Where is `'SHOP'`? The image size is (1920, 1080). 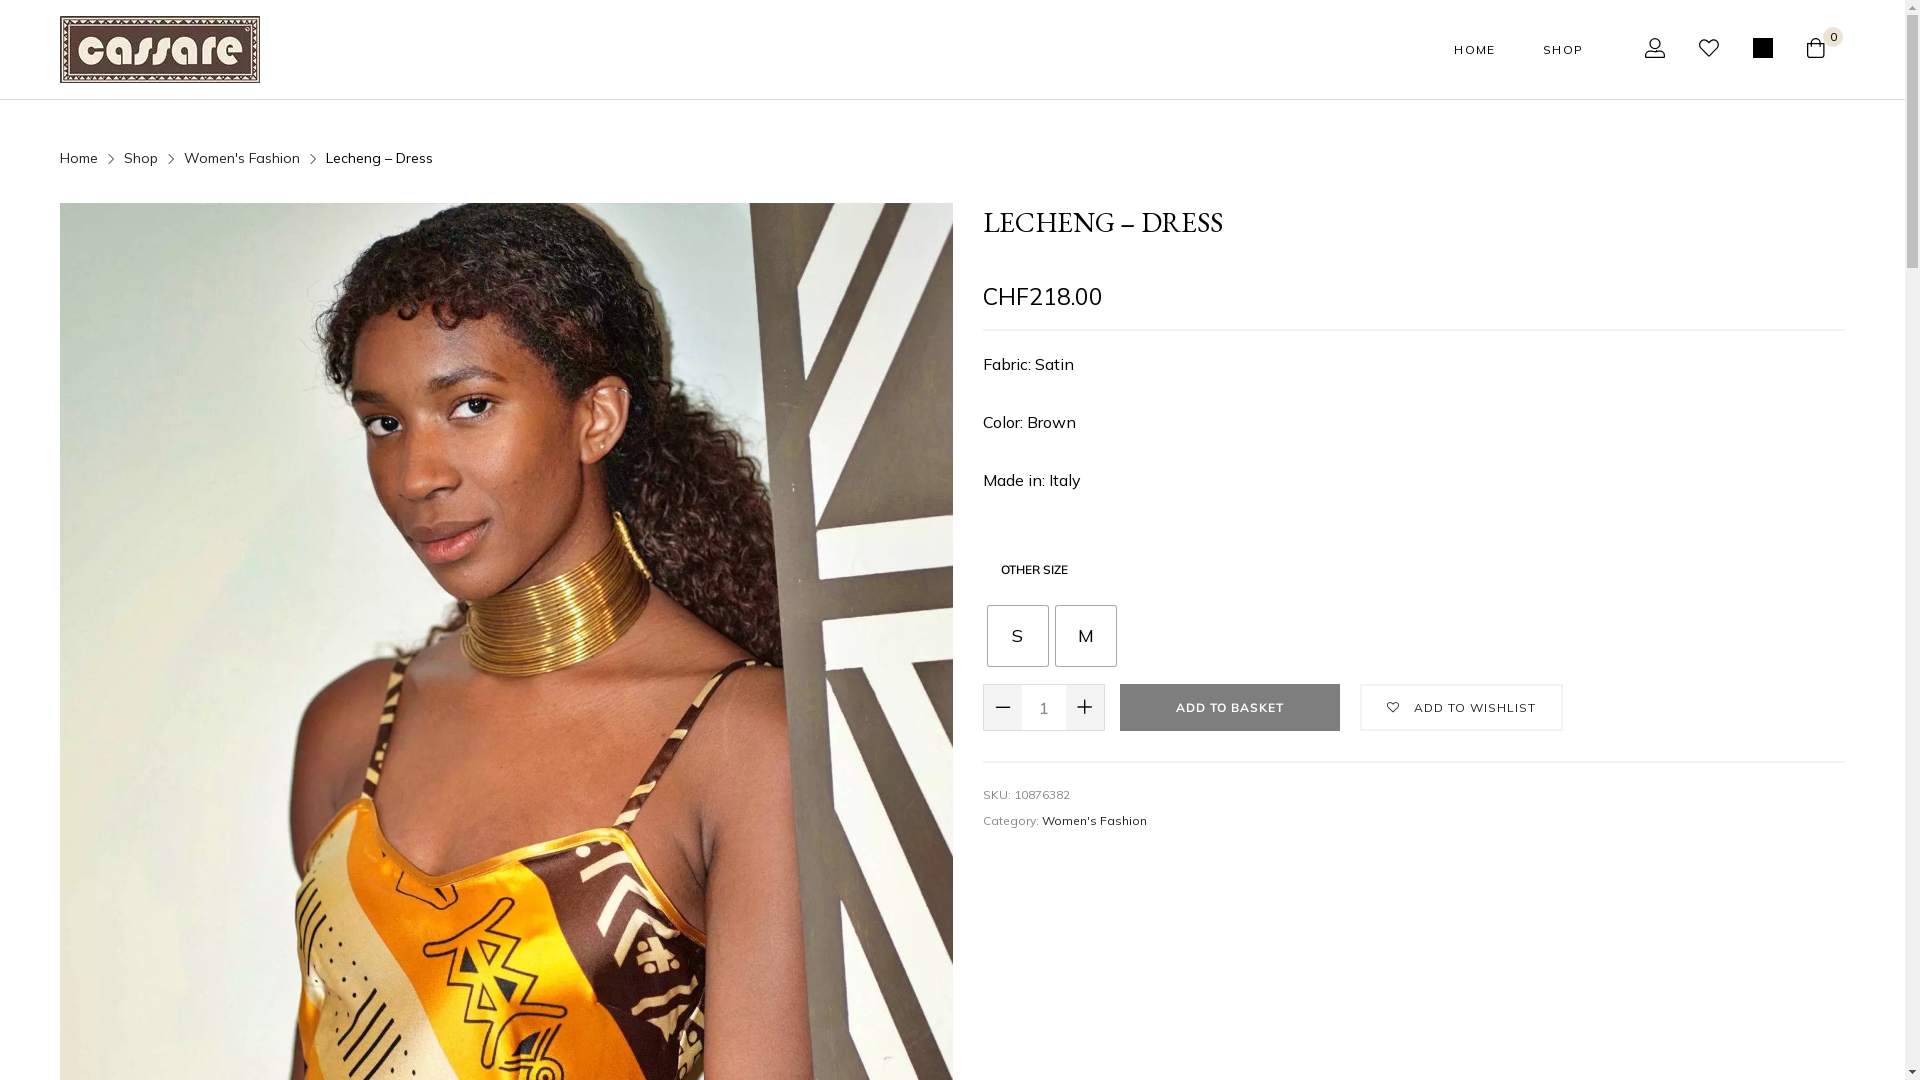
'SHOP' is located at coordinates (1541, 48).